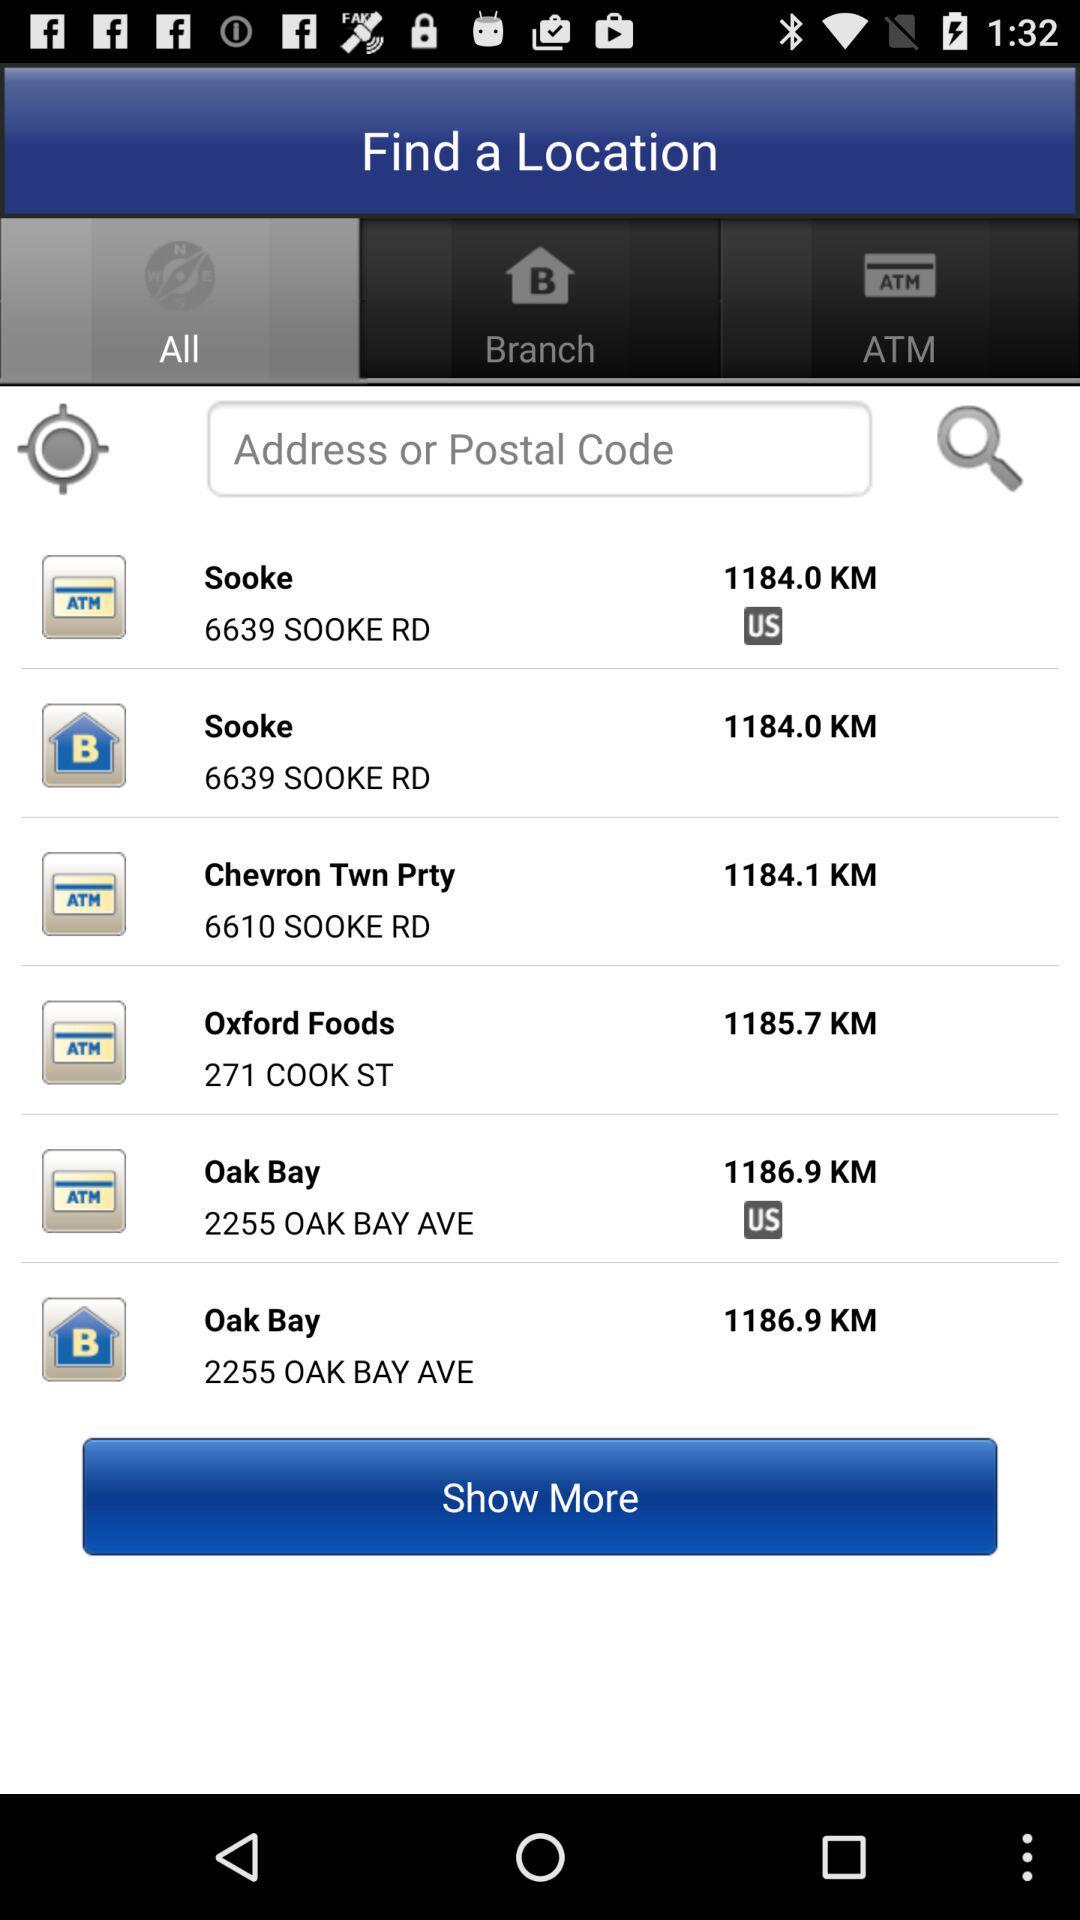  Describe the element at coordinates (540, 1496) in the screenshot. I see `the show more icon` at that location.